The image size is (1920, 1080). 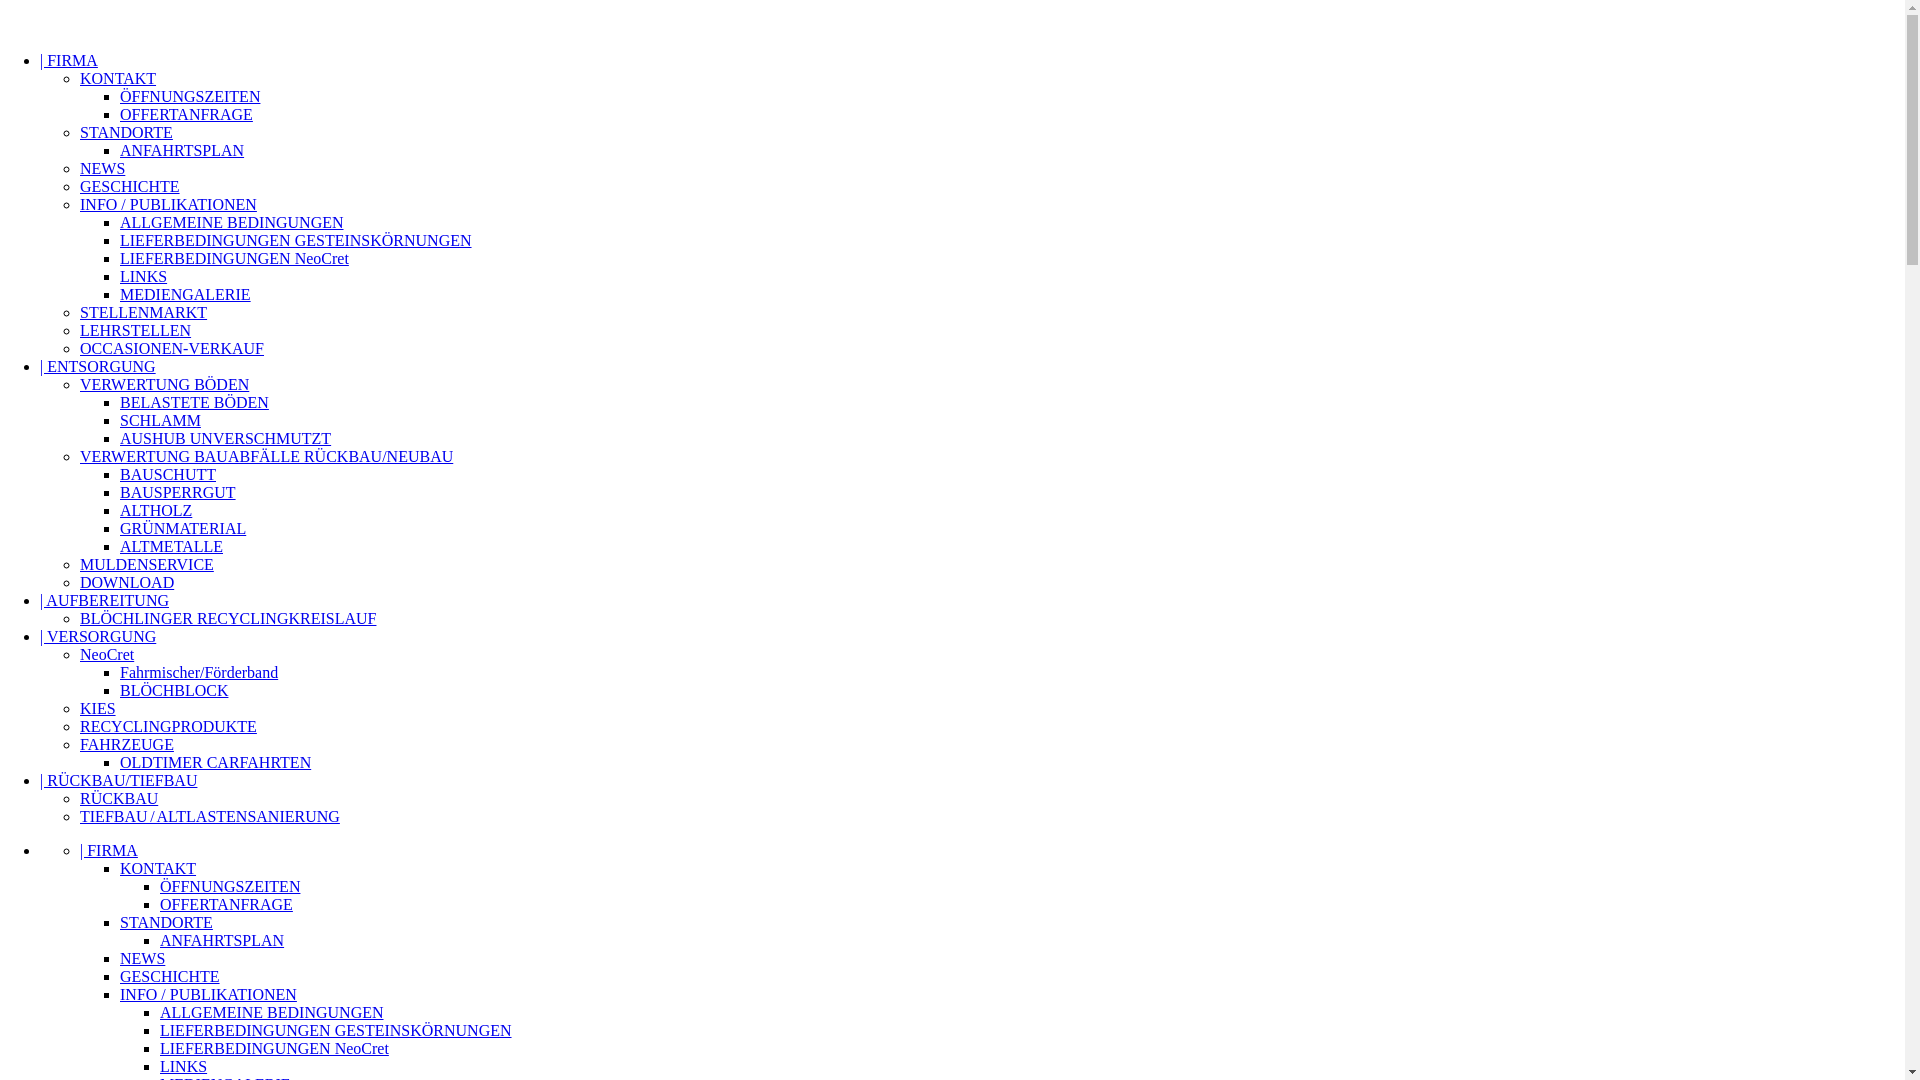 I want to click on 'KIES', so click(x=96, y=707).